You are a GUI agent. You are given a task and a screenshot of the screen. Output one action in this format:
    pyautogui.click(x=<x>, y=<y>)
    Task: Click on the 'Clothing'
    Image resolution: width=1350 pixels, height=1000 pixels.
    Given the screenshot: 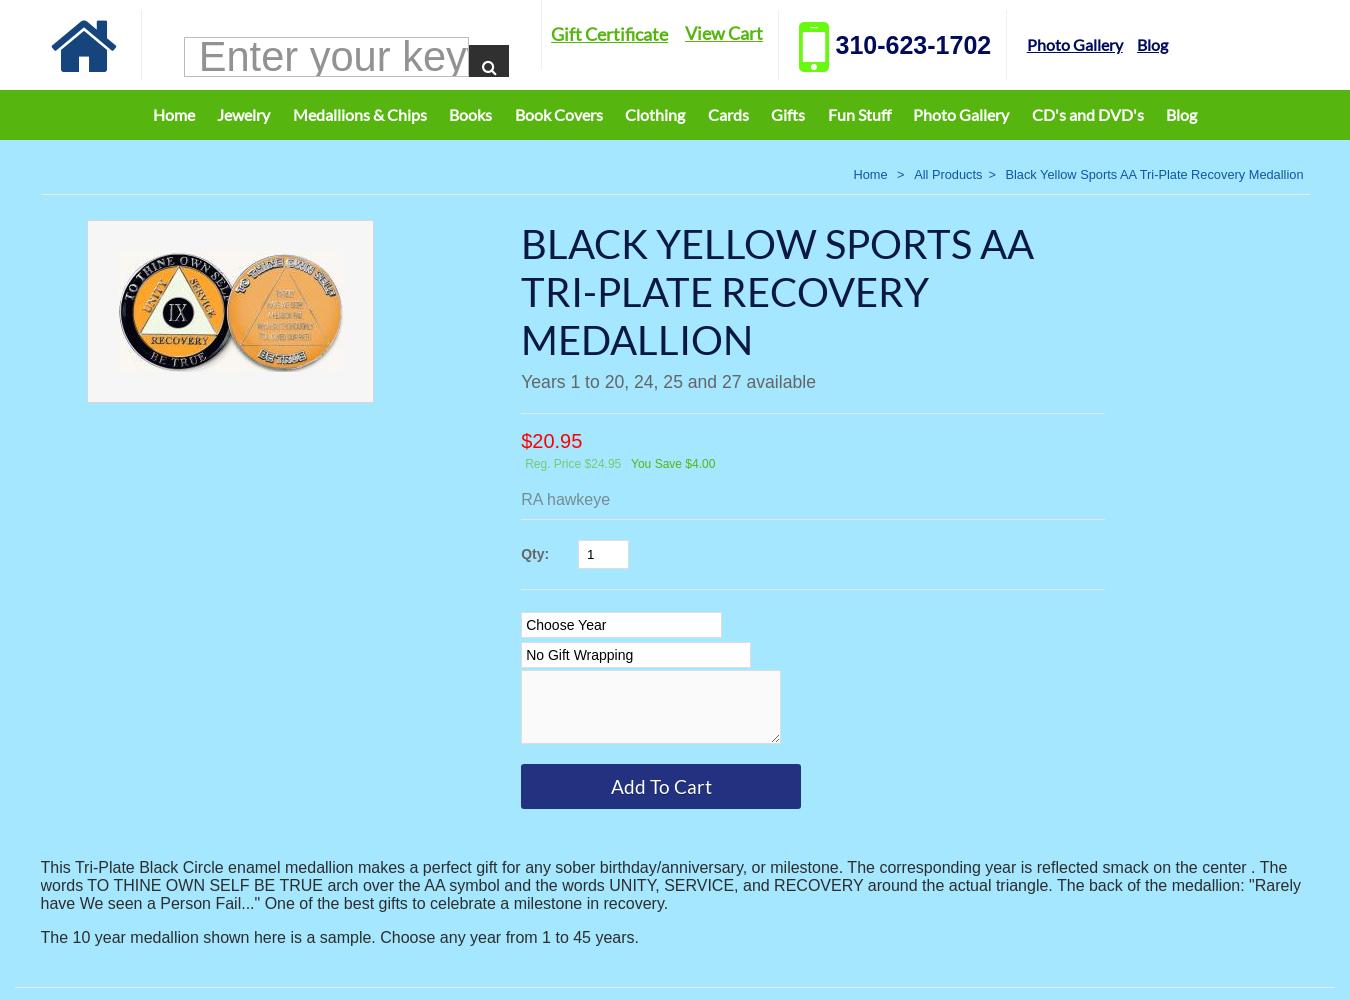 What is the action you would take?
    pyautogui.click(x=655, y=113)
    